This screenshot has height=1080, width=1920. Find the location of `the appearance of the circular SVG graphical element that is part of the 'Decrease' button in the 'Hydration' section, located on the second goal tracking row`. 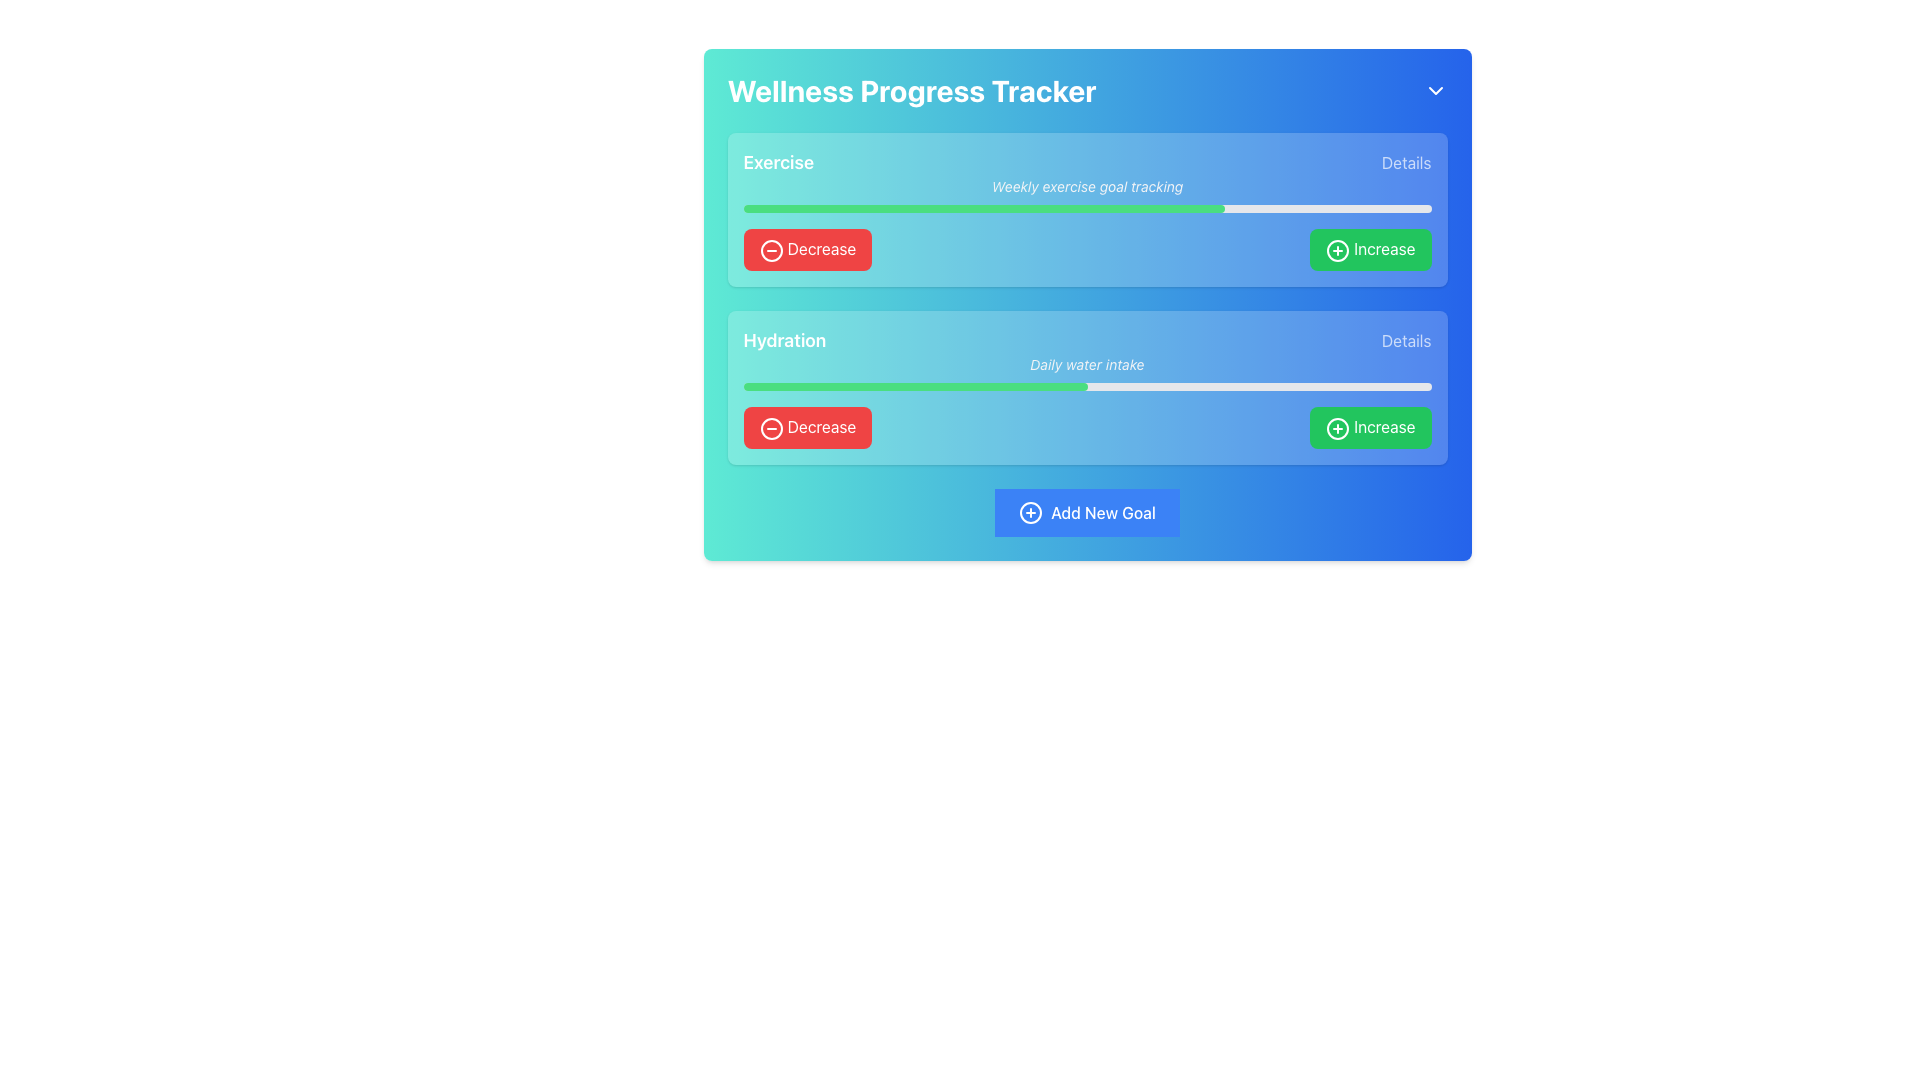

the appearance of the circular SVG graphical element that is part of the 'Decrease' button in the 'Hydration' section, located on the second goal tracking row is located at coordinates (770, 427).